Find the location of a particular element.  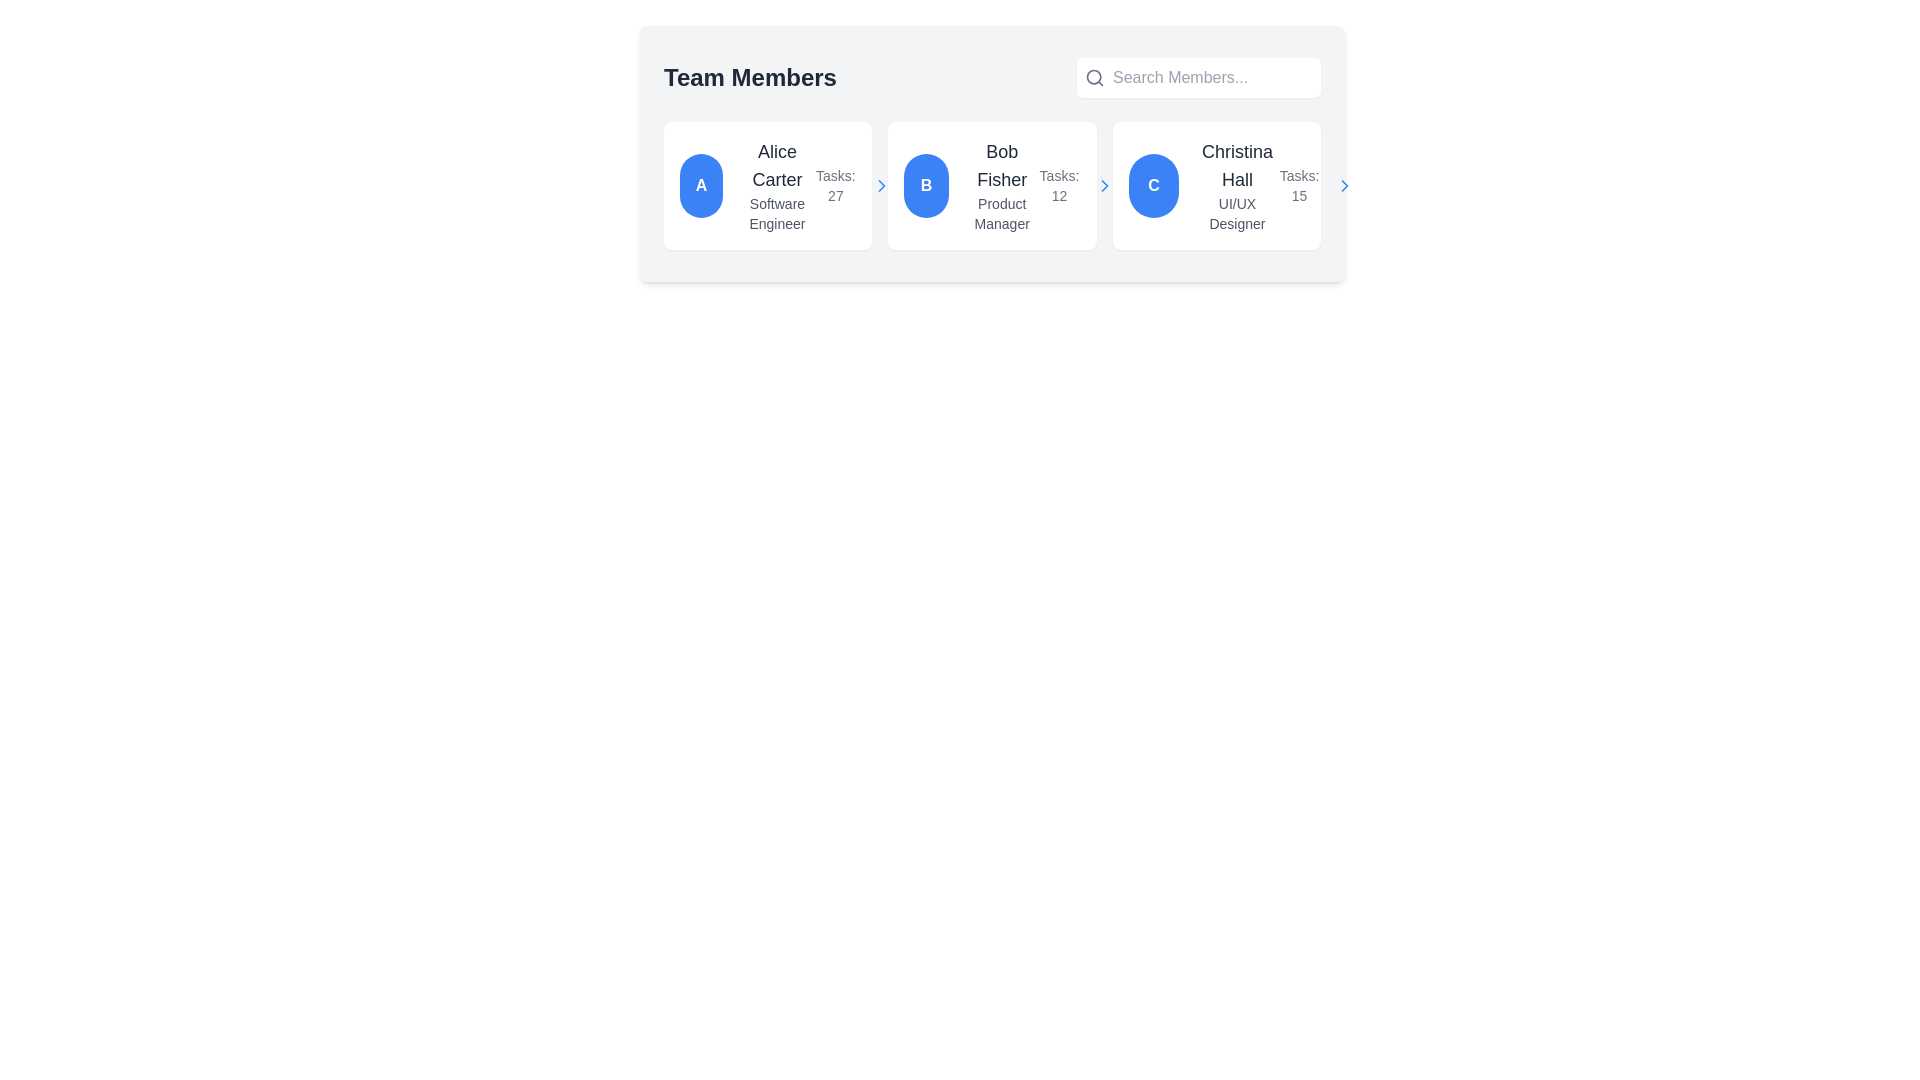

the text label displaying the professional title of Alice Carter, which is positioned below her name in the team member profile card is located at coordinates (776, 213).